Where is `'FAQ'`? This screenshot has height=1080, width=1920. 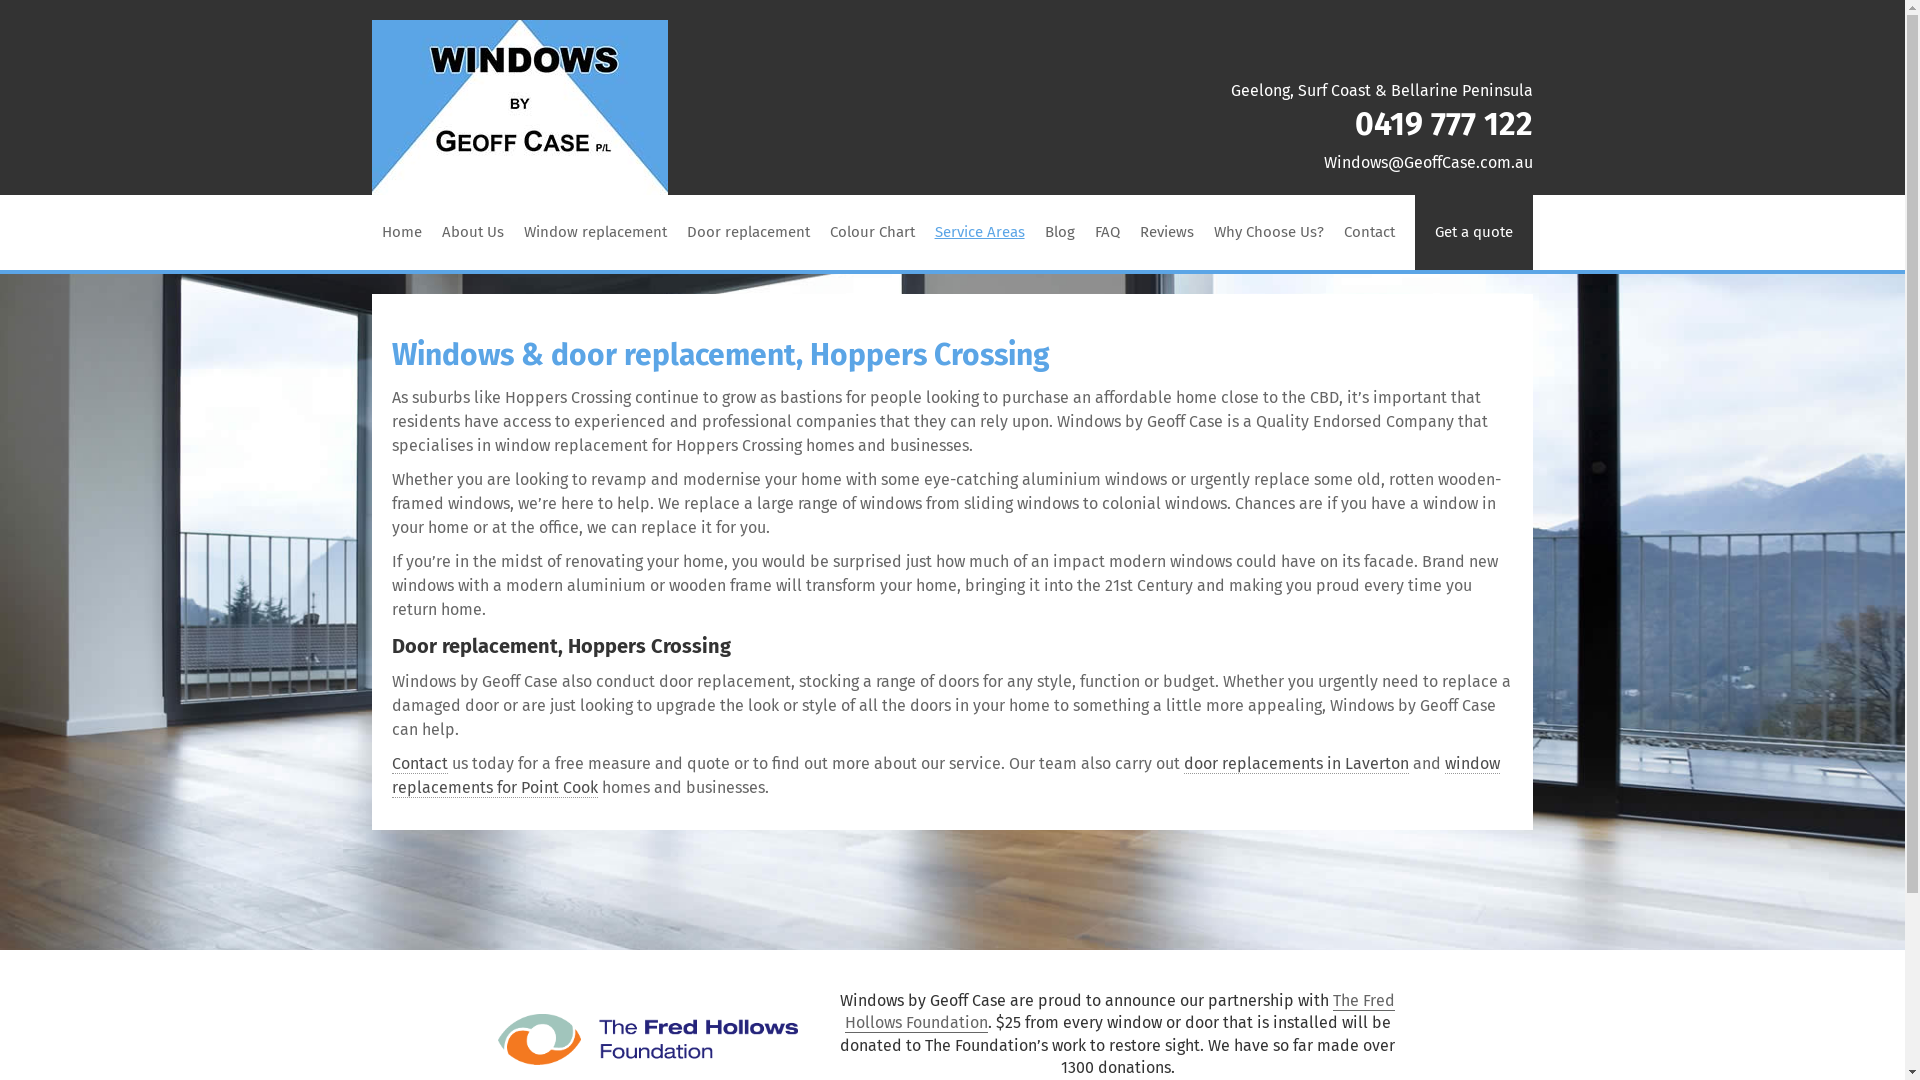
'FAQ' is located at coordinates (1106, 231).